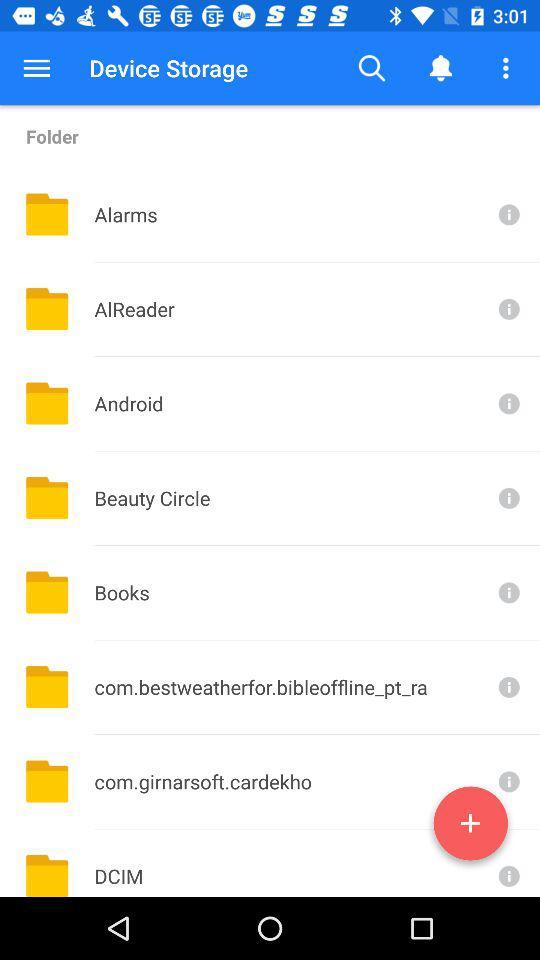 The image size is (540, 960). Describe the element at coordinates (507, 687) in the screenshot. I see `get information on the folder` at that location.